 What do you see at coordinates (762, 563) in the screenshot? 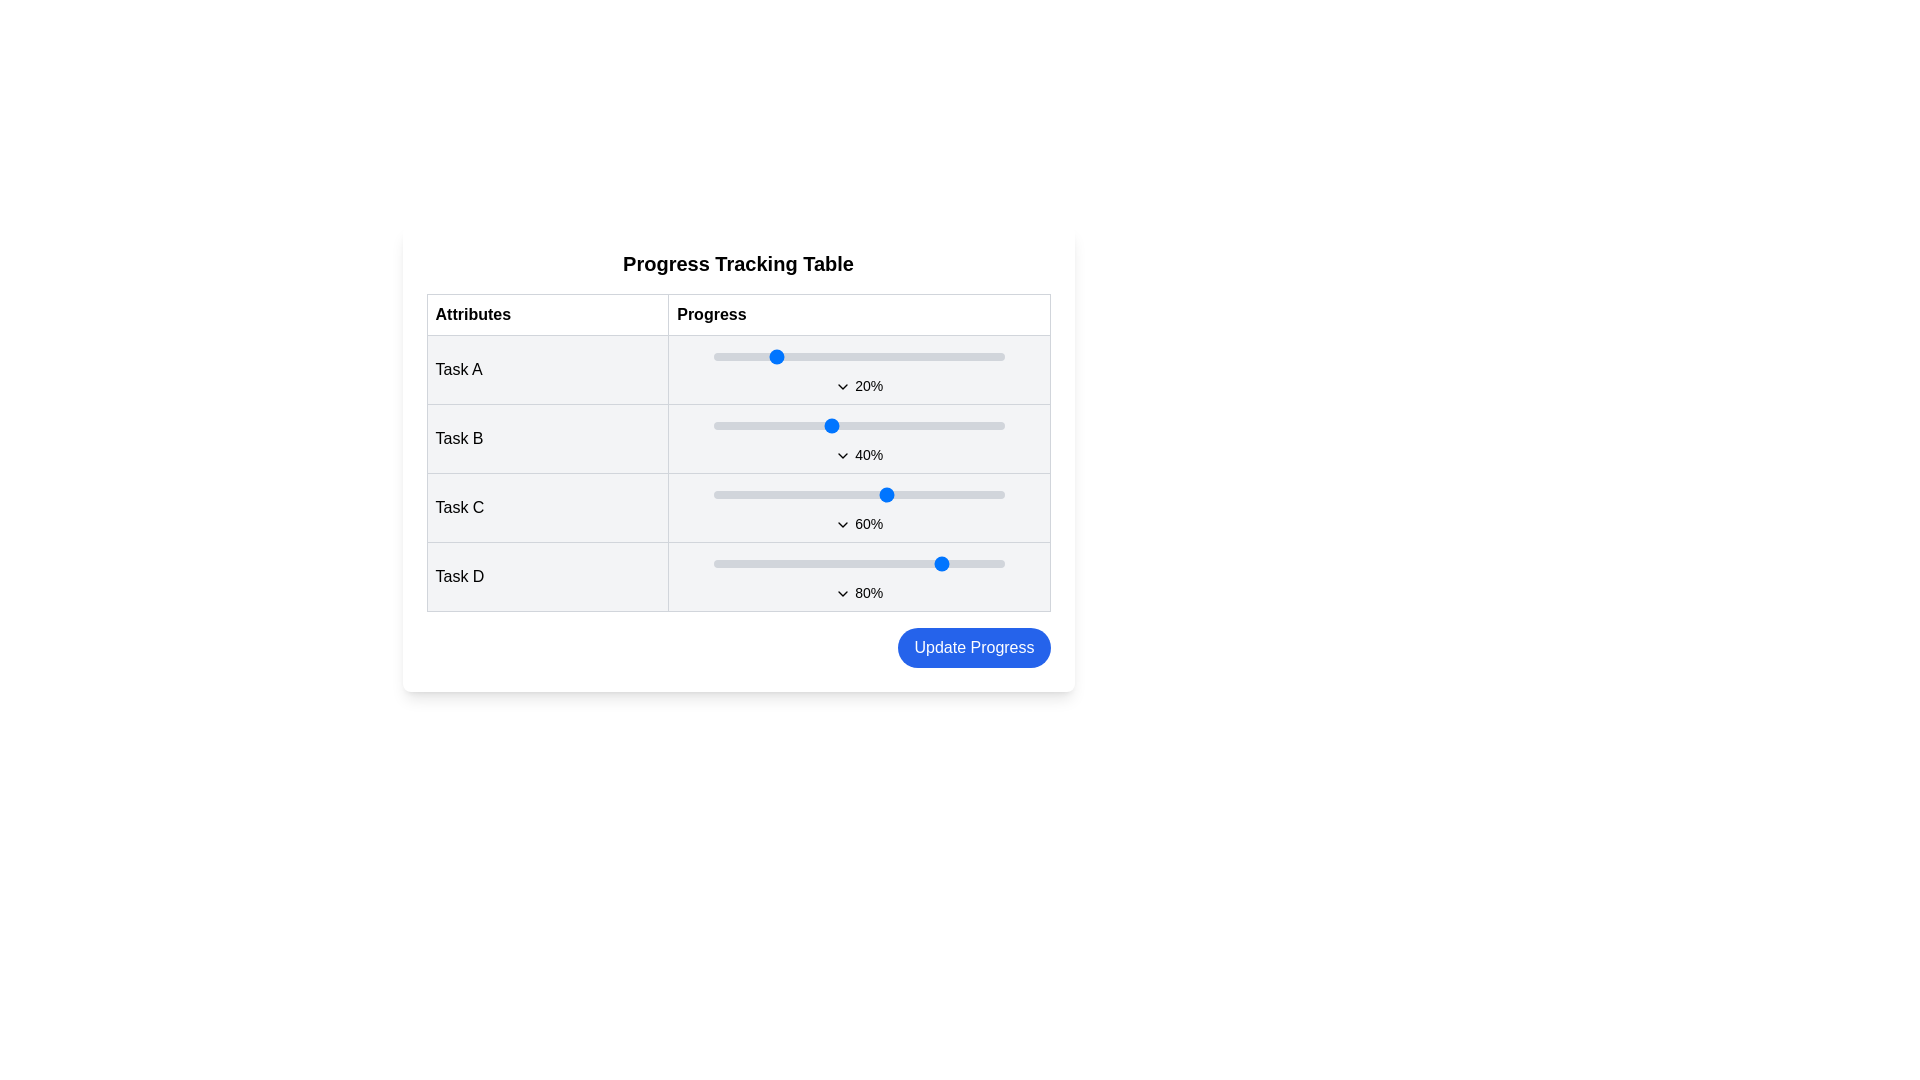
I see `task progress` at bounding box center [762, 563].